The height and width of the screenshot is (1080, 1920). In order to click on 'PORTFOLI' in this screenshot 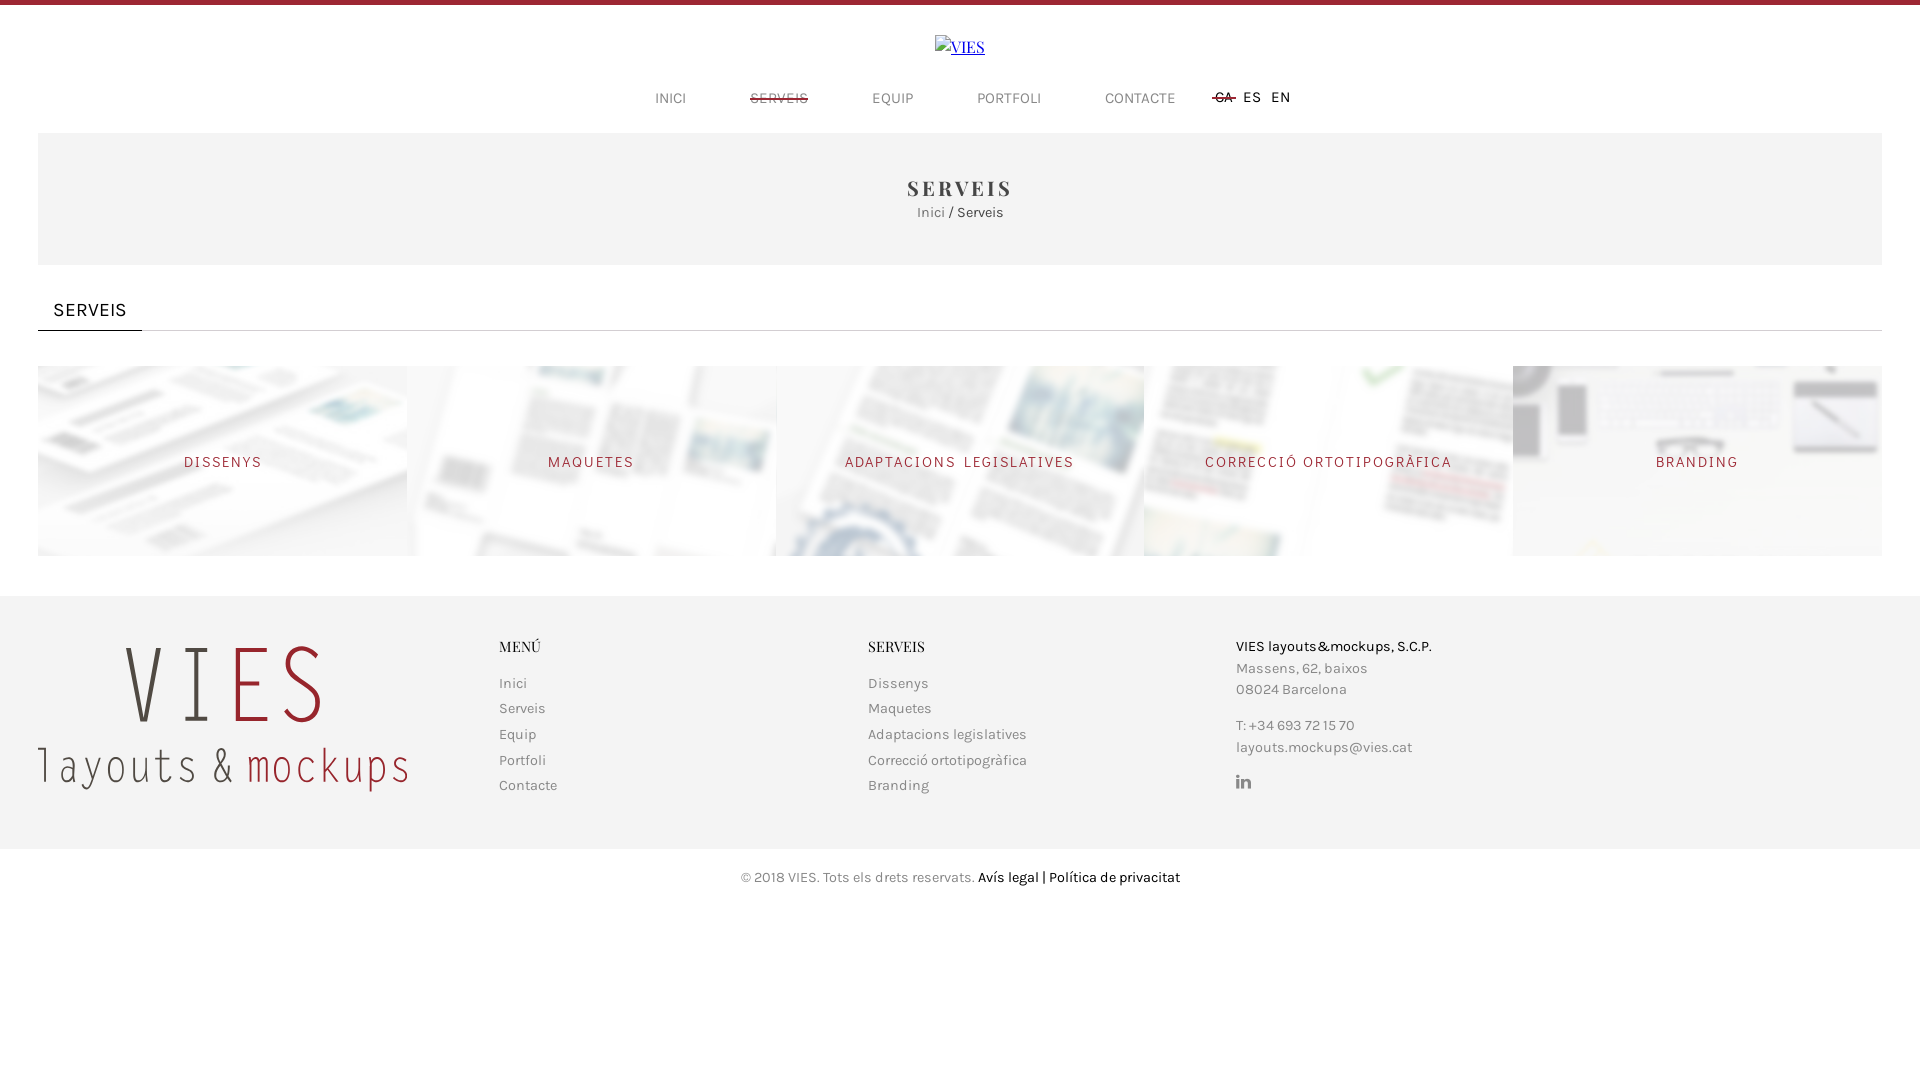, I will do `click(977, 97)`.